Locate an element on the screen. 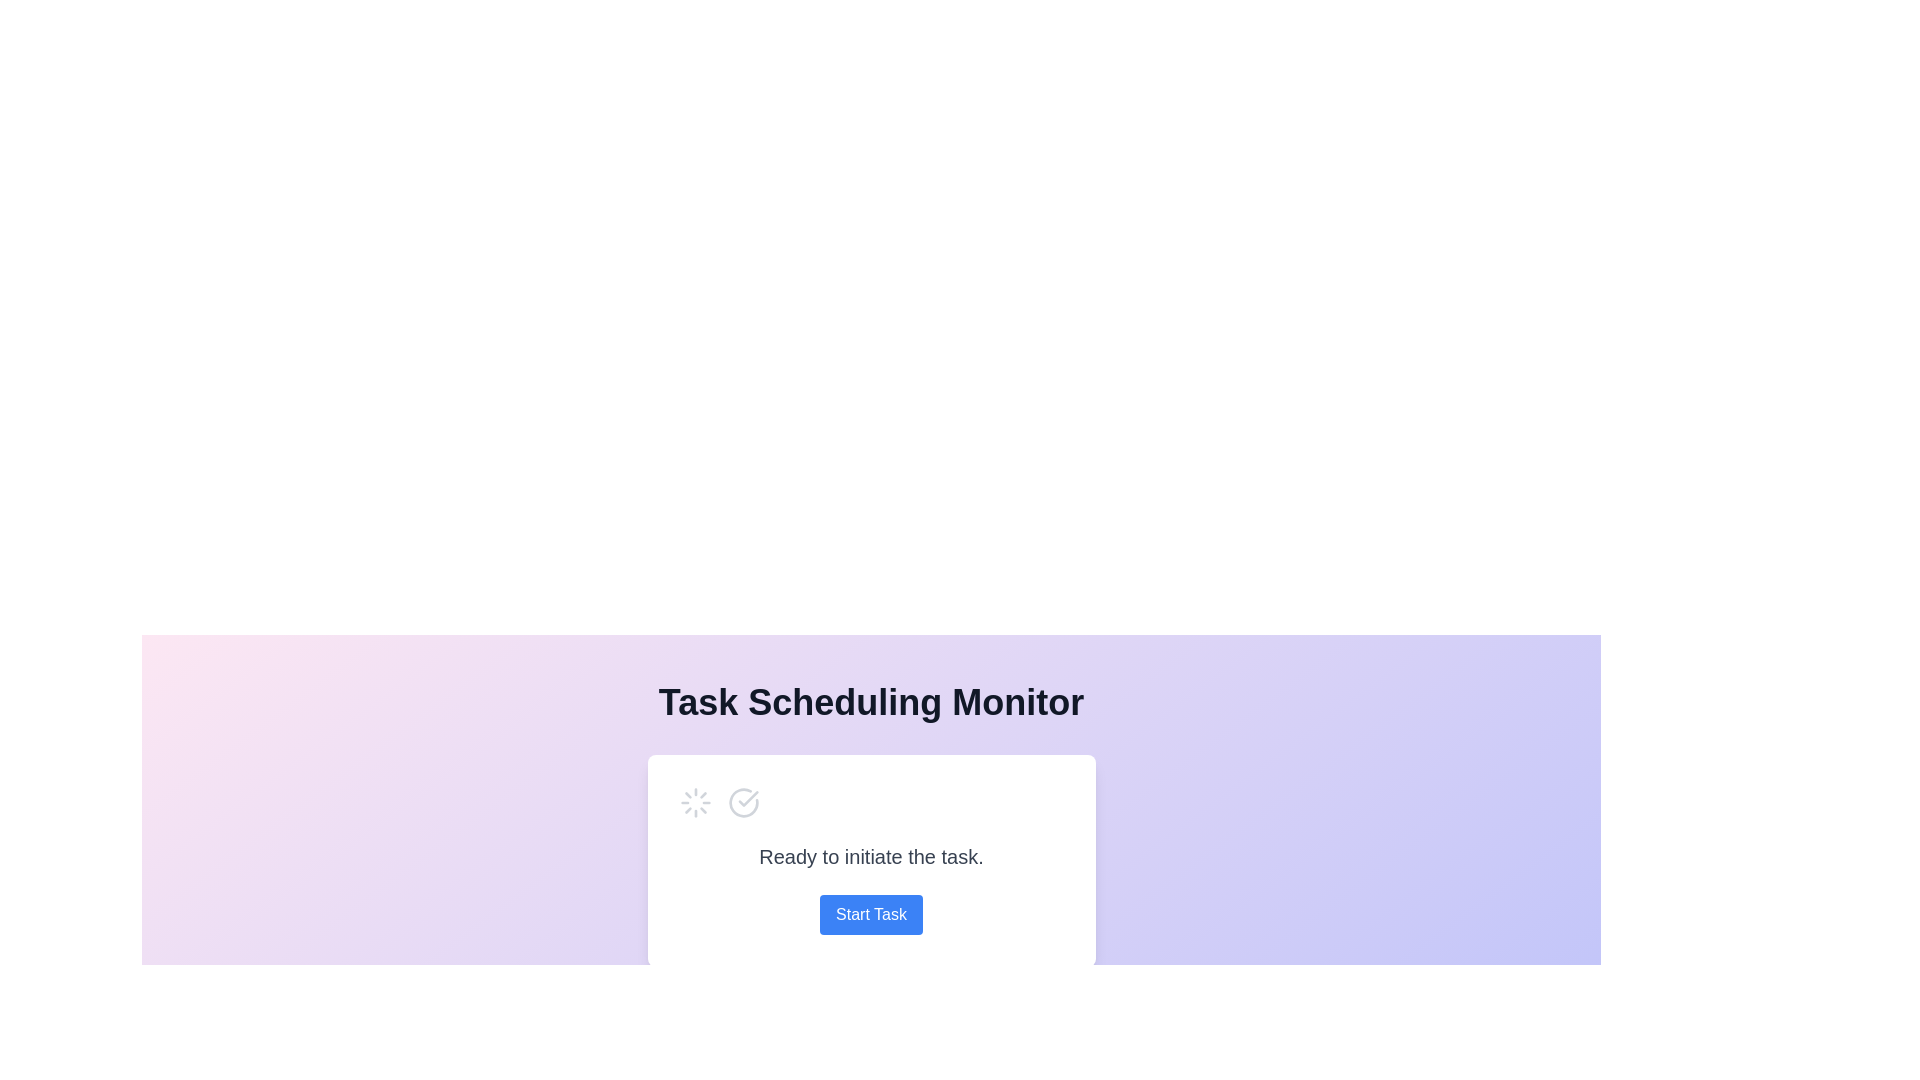 The image size is (1920, 1080). the white, rectangular, rounded card with a loading spinner and a checkmark icon in the upper left section, located below the 'Task Scheduling Monitor' heading is located at coordinates (871, 859).